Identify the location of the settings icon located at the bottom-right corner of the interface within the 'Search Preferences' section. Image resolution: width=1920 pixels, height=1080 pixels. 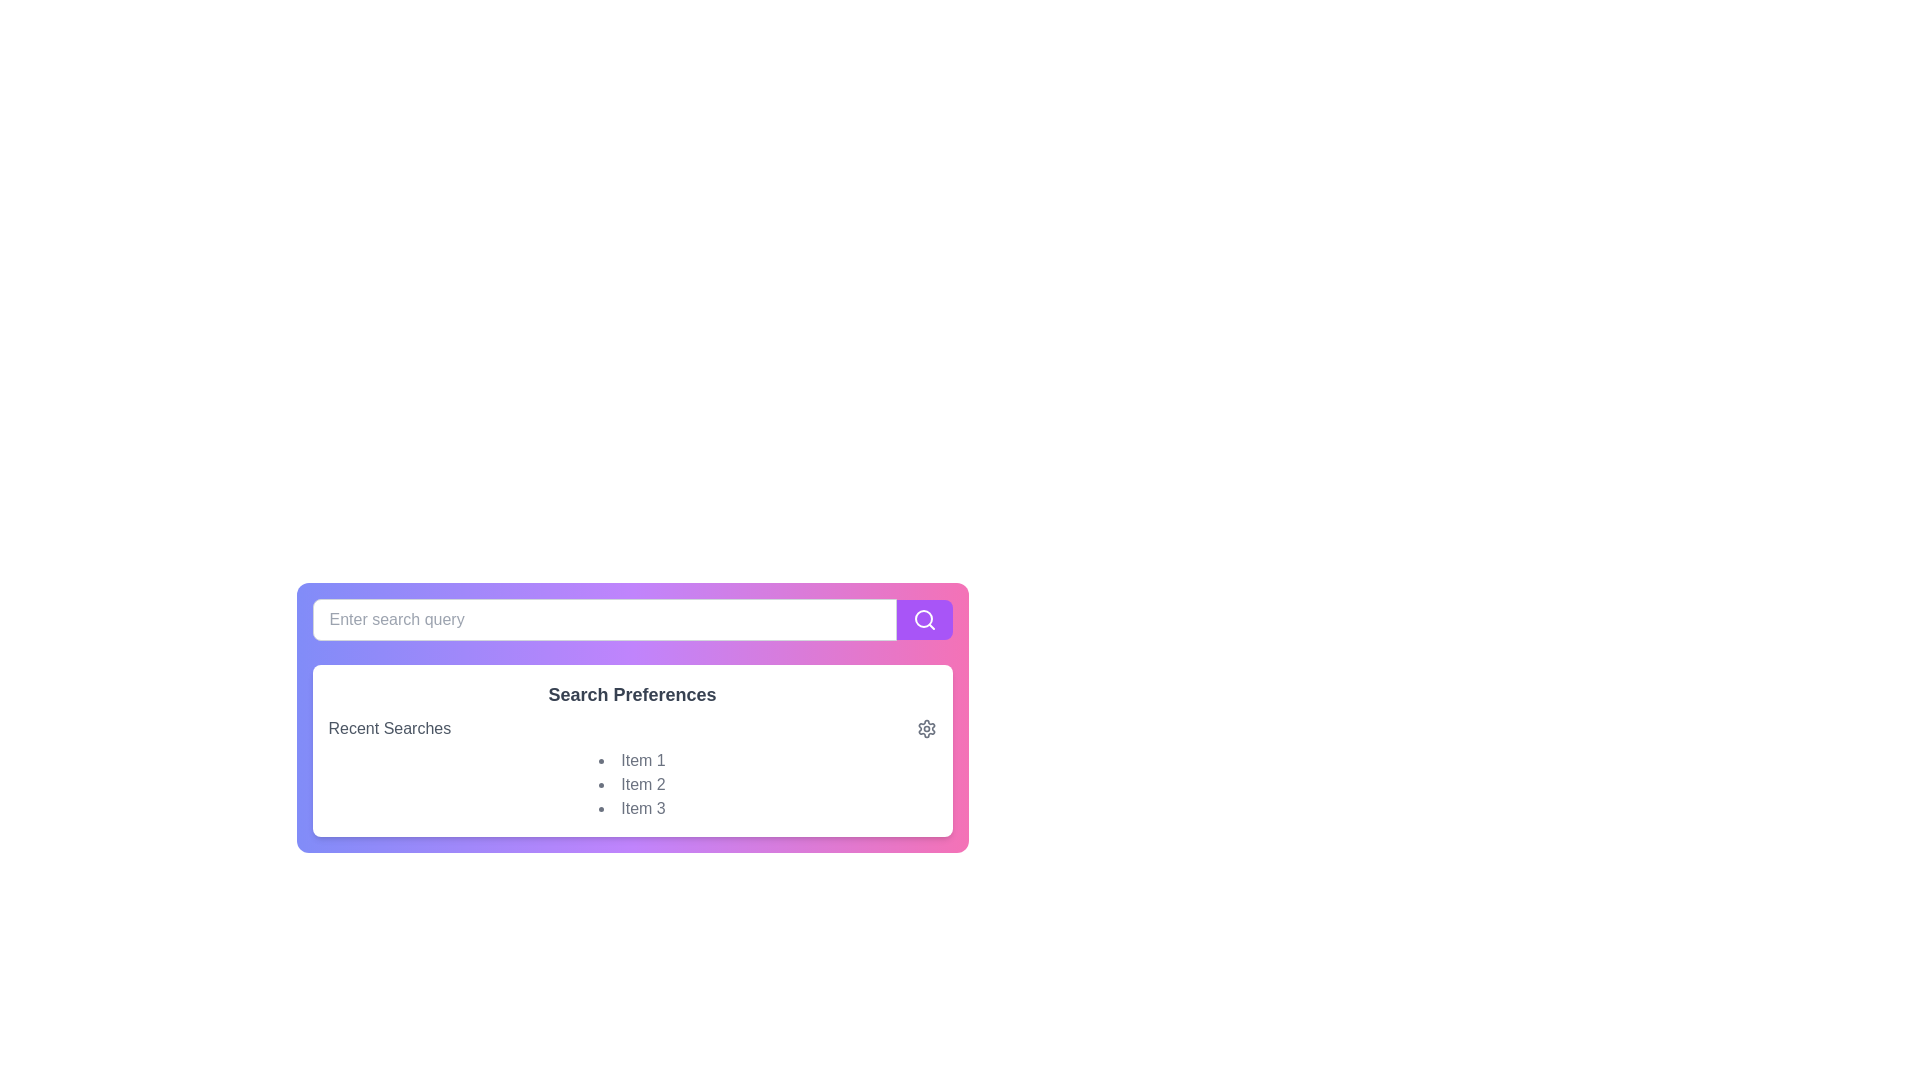
(925, 729).